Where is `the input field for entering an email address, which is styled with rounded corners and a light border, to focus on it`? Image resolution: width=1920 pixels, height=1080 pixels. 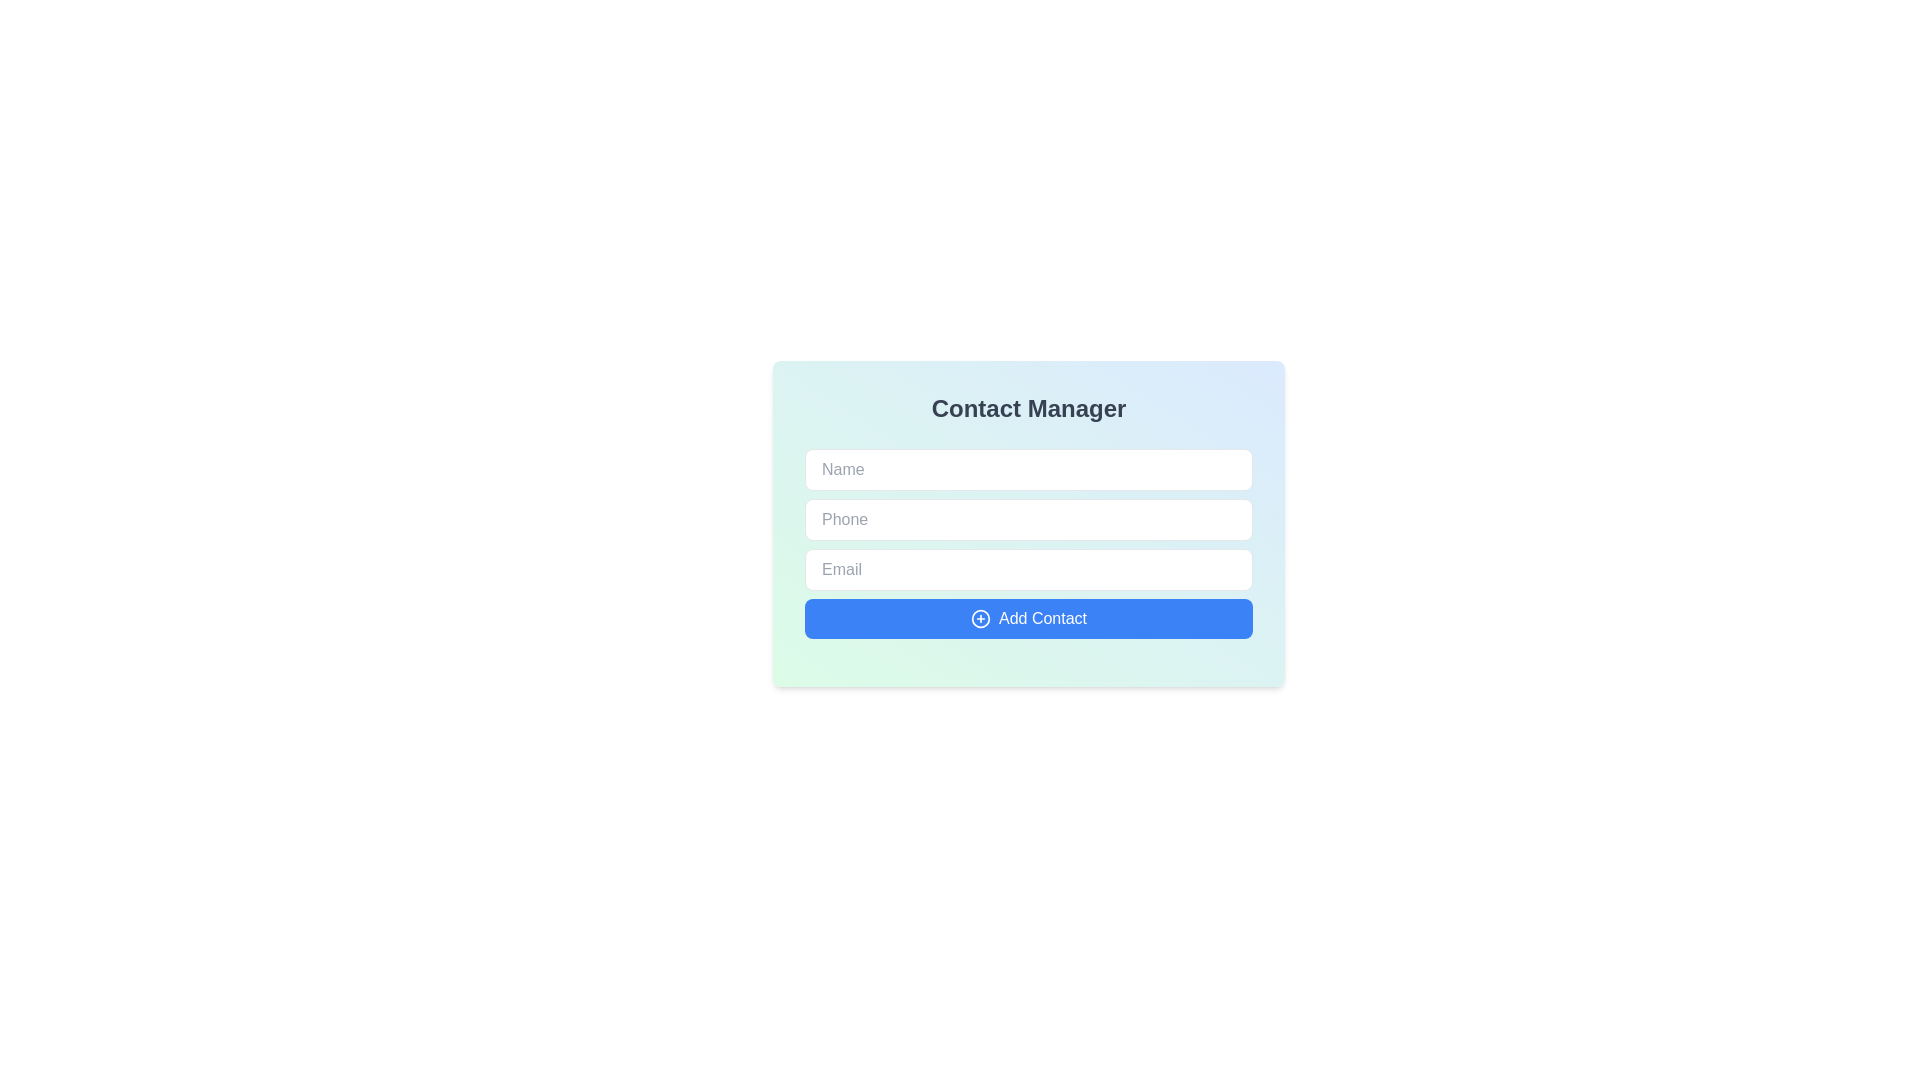 the input field for entering an email address, which is styled with rounded corners and a light border, to focus on it is located at coordinates (1028, 570).